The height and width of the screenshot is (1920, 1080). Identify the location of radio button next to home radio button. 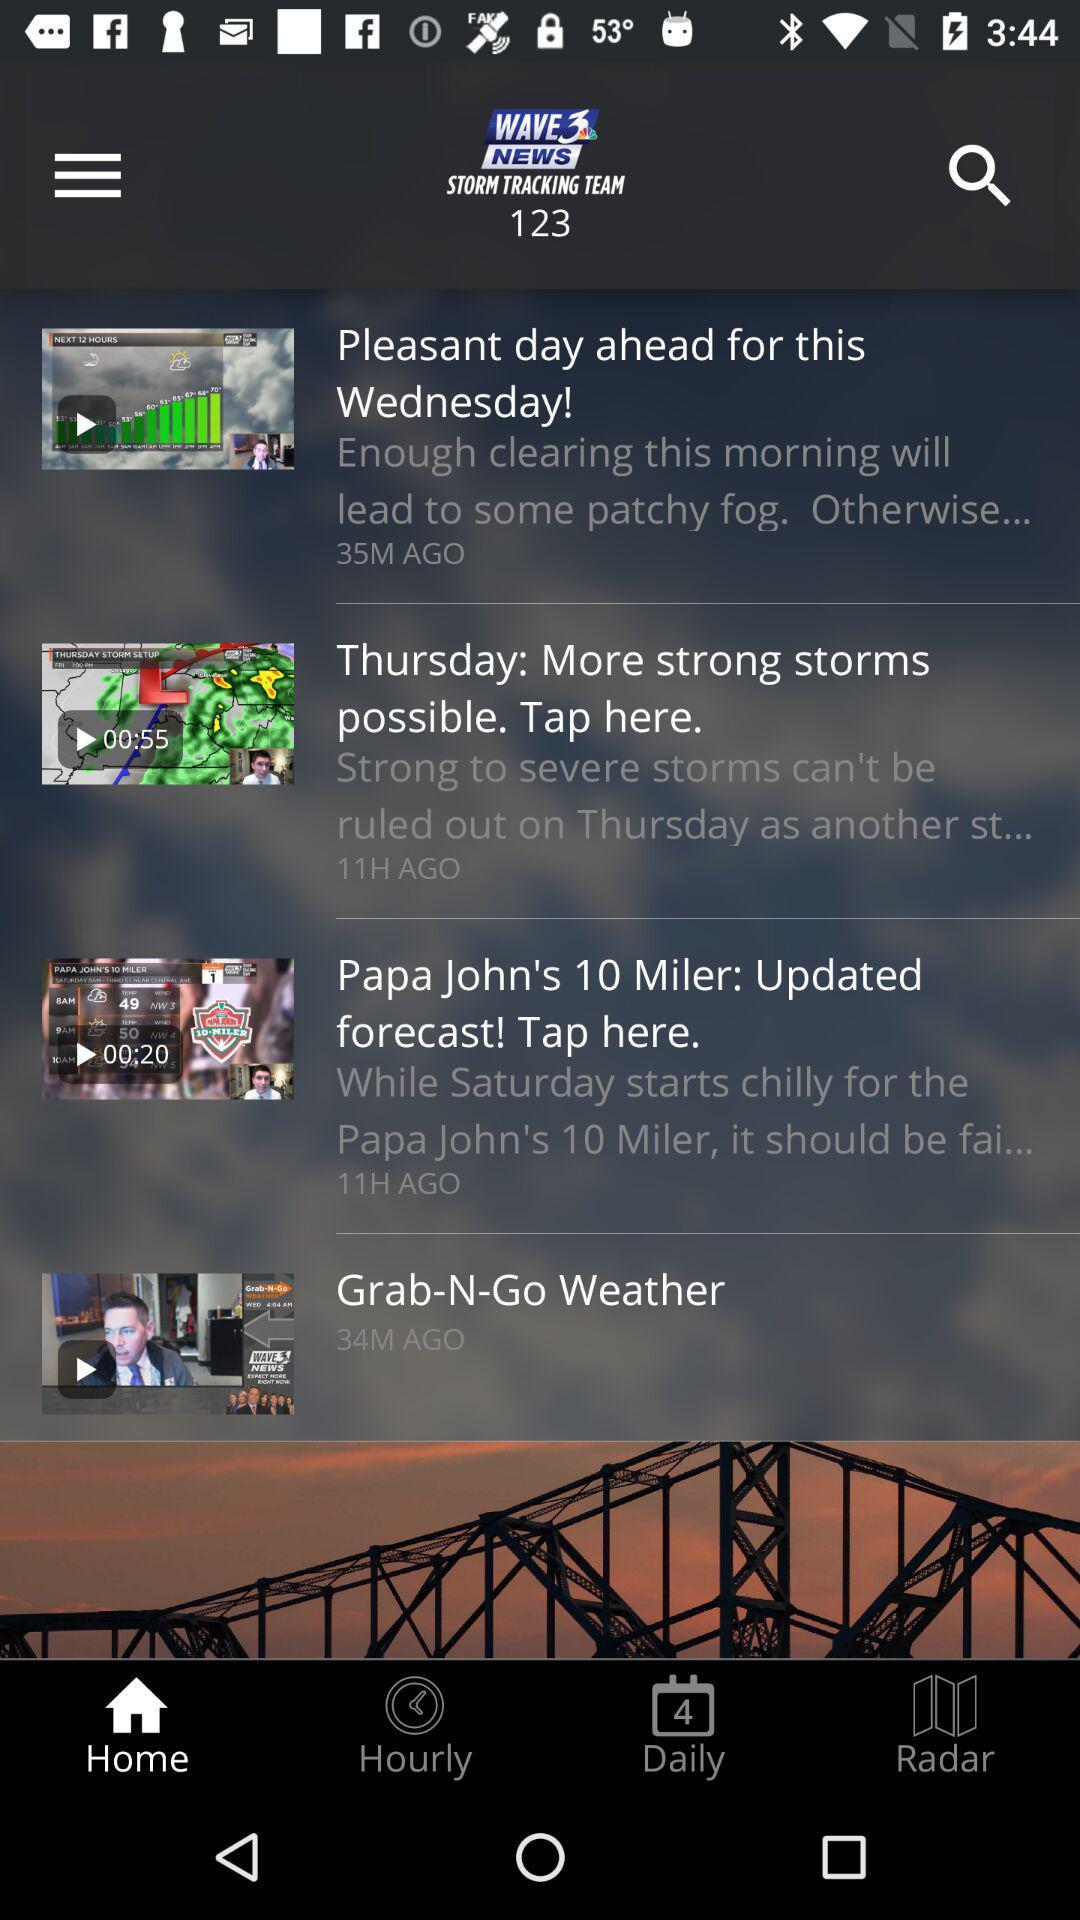
(413, 1726).